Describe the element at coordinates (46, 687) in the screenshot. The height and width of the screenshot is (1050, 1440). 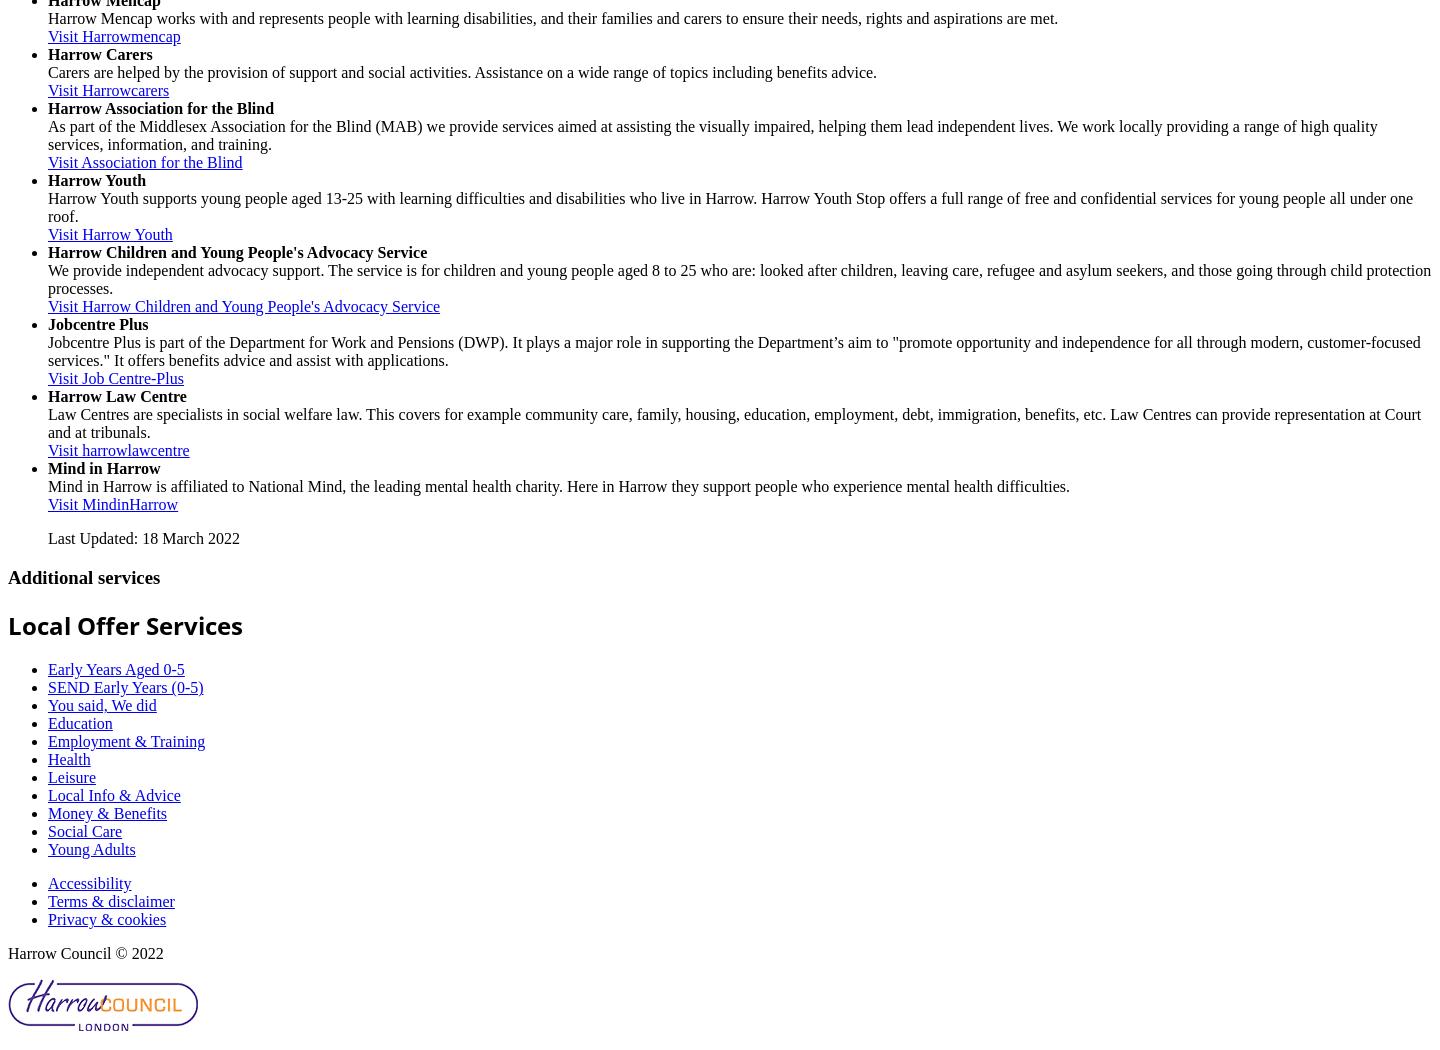
I see `'SEND Early Years (0-5)'` at that location.